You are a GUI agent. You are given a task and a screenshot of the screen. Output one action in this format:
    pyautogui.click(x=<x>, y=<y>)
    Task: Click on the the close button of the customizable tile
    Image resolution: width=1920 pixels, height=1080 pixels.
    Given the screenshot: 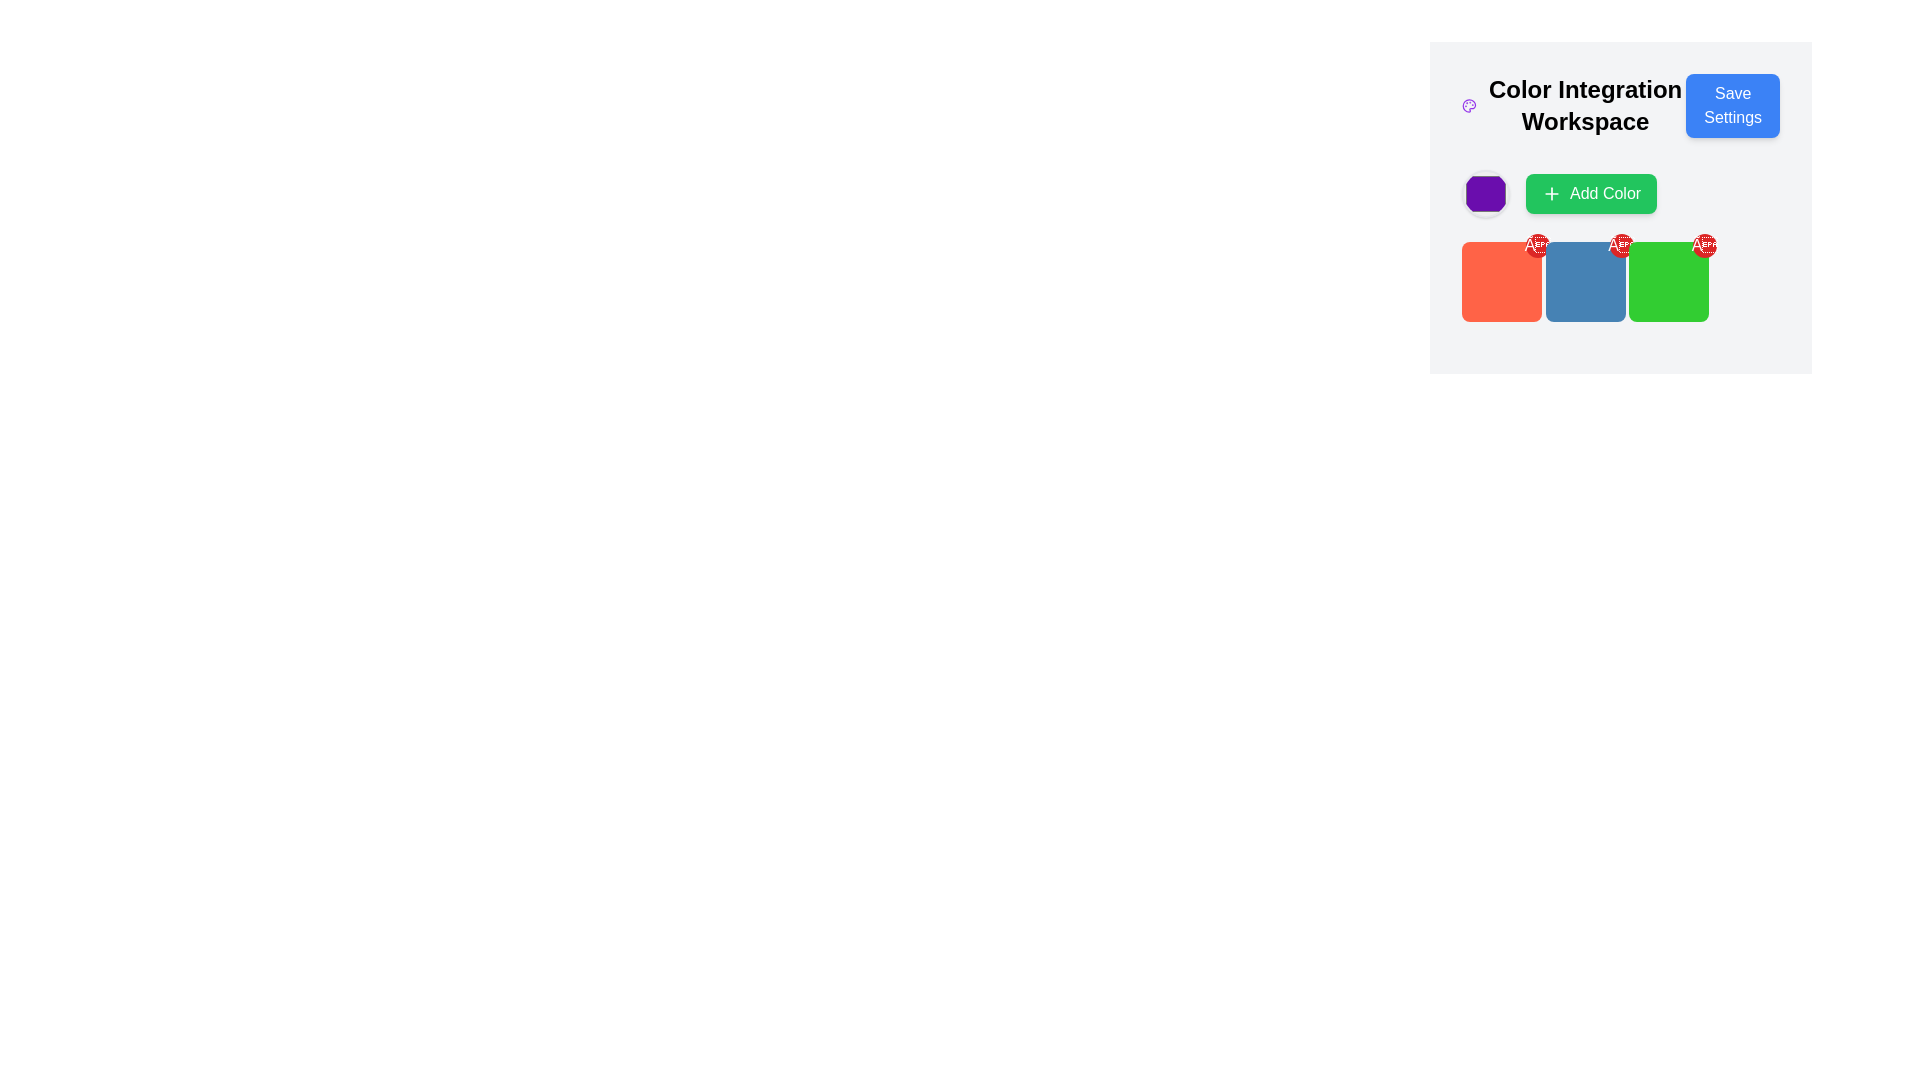 What is the action you would take?
    pyautogui.click(x=1502, y=281)
    